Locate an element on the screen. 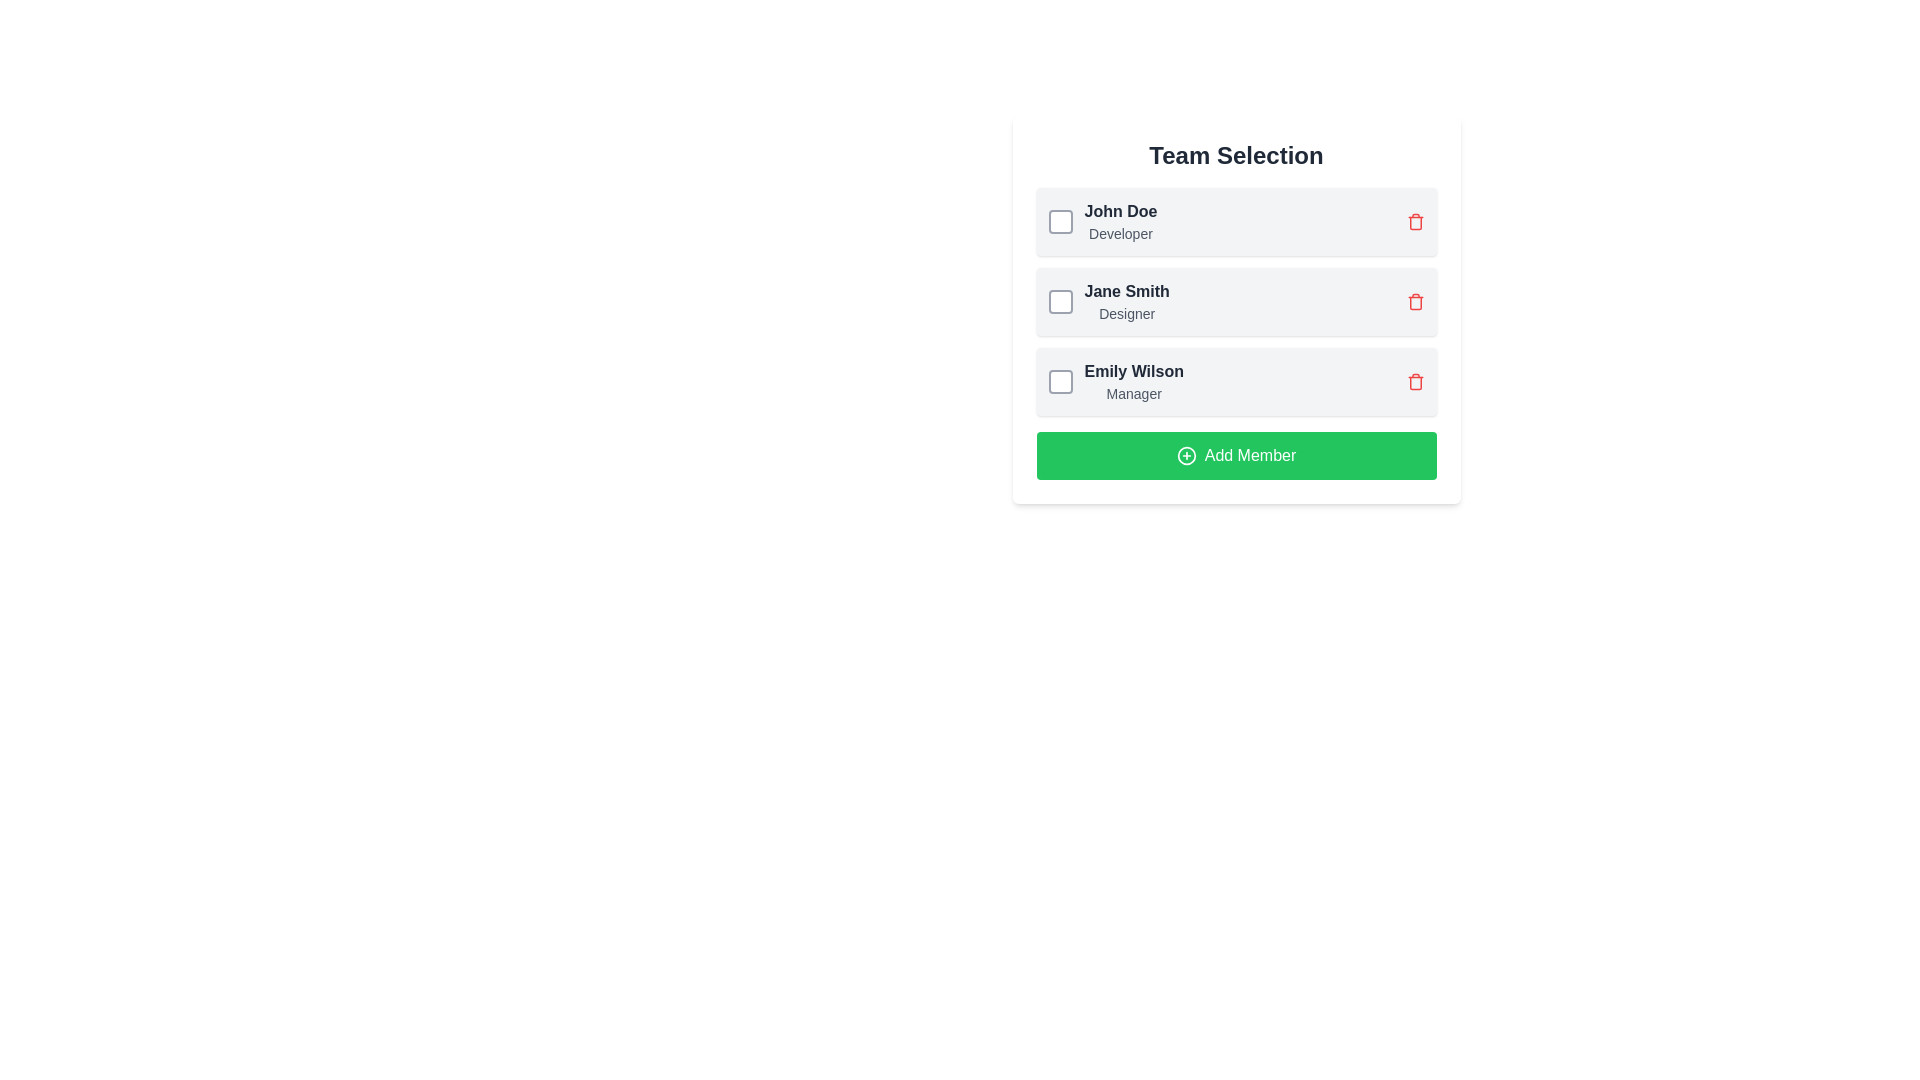  the text label showing the name 'John Doe', which is the first item in the 'Team Selection' list and positioned at the top left corner of its list item is located at coordinates (1120, 212).